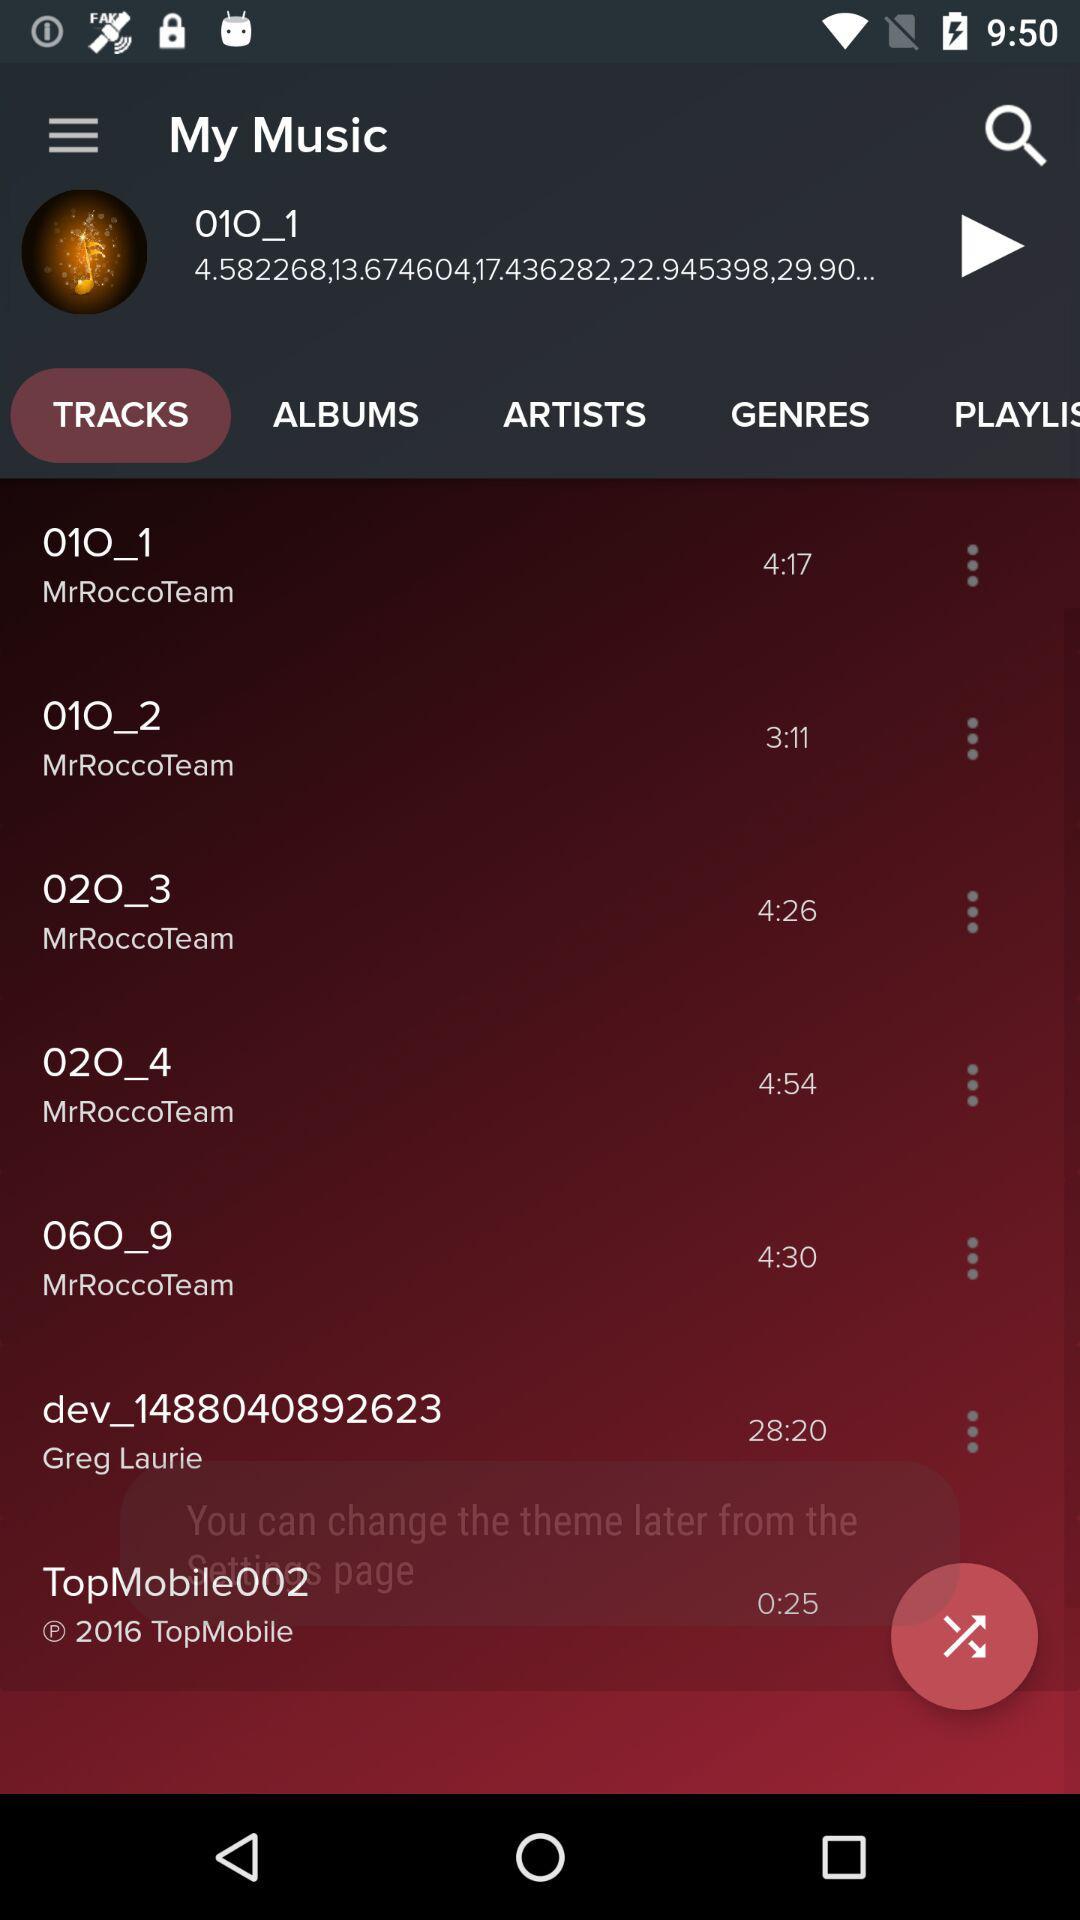 The width and height of the screenshot is (1080, 1920). I want to click on open options, so click(971, 564).